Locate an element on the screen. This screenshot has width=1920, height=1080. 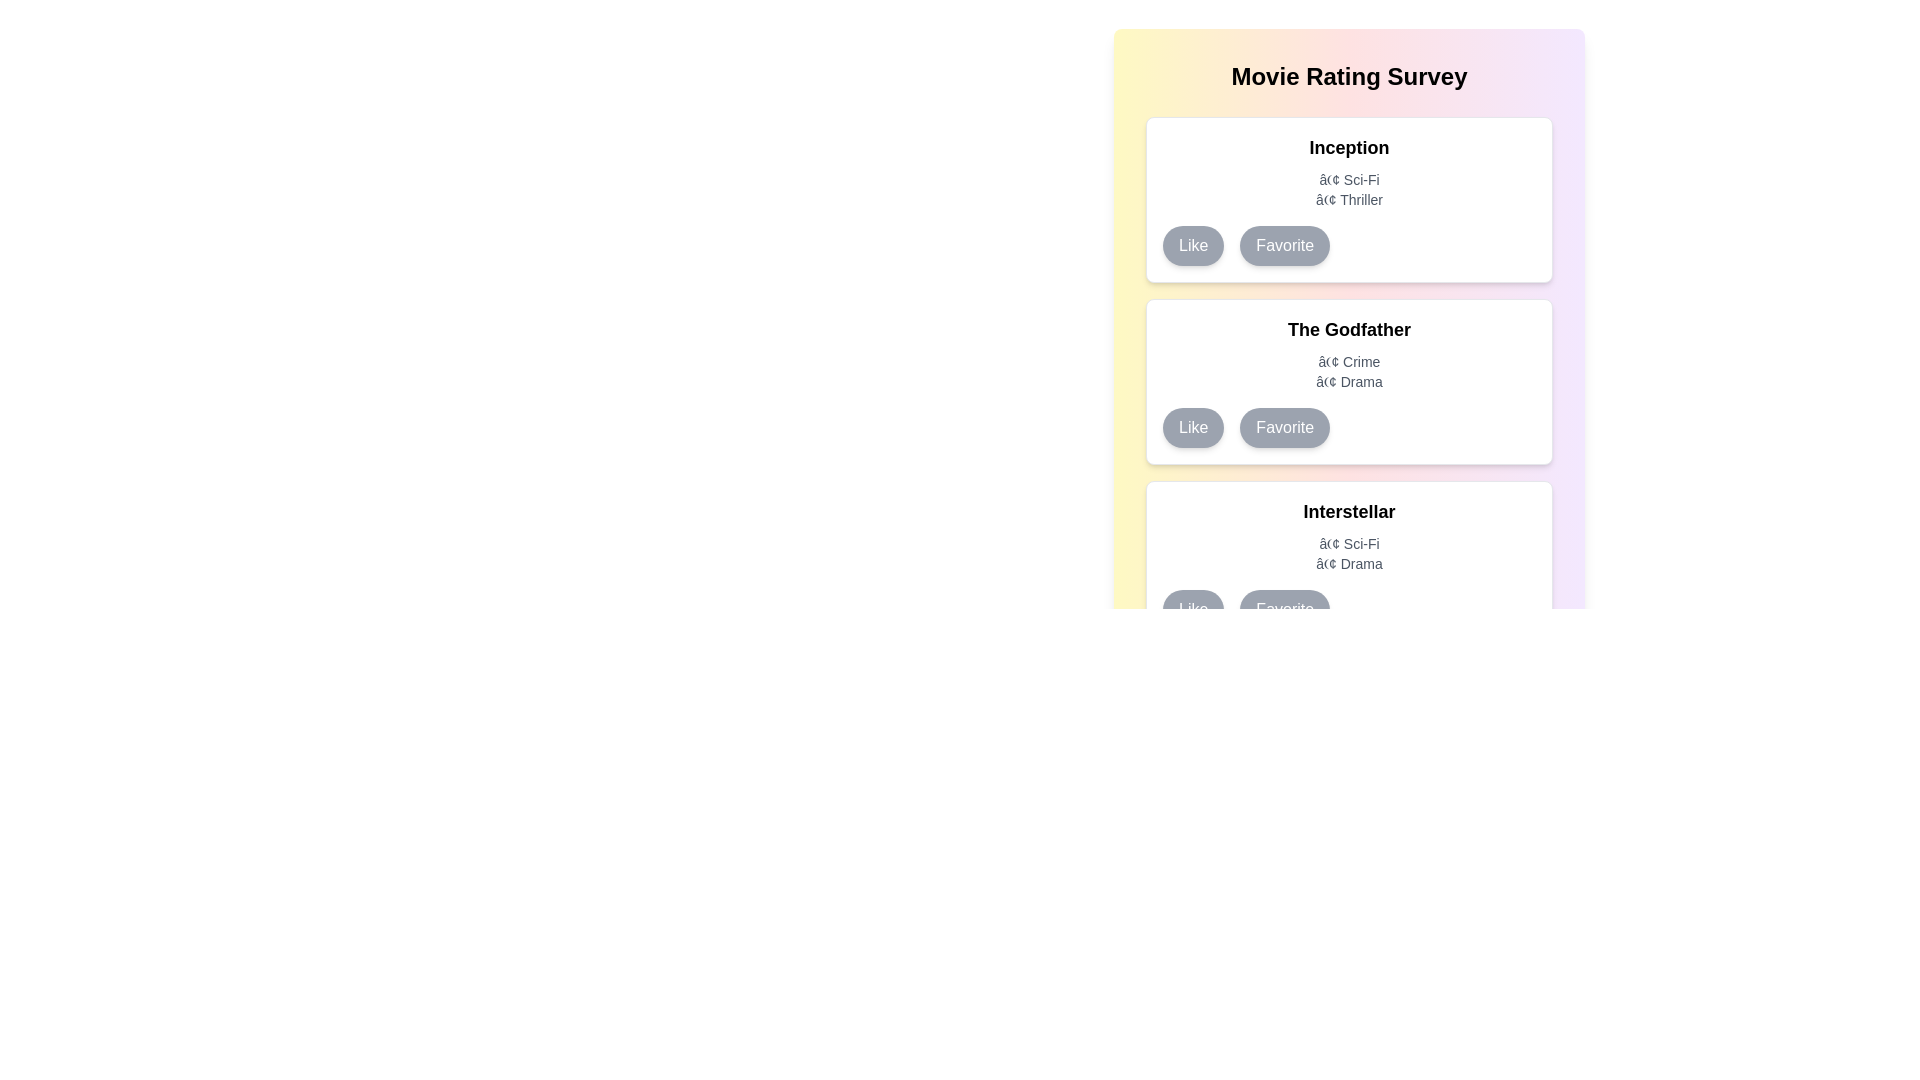
the text label that reads '• Sci-Fi' and '• Thriller', which is positioned below the title 'Inception' within a card layout is located at coordinates (1349, 189).